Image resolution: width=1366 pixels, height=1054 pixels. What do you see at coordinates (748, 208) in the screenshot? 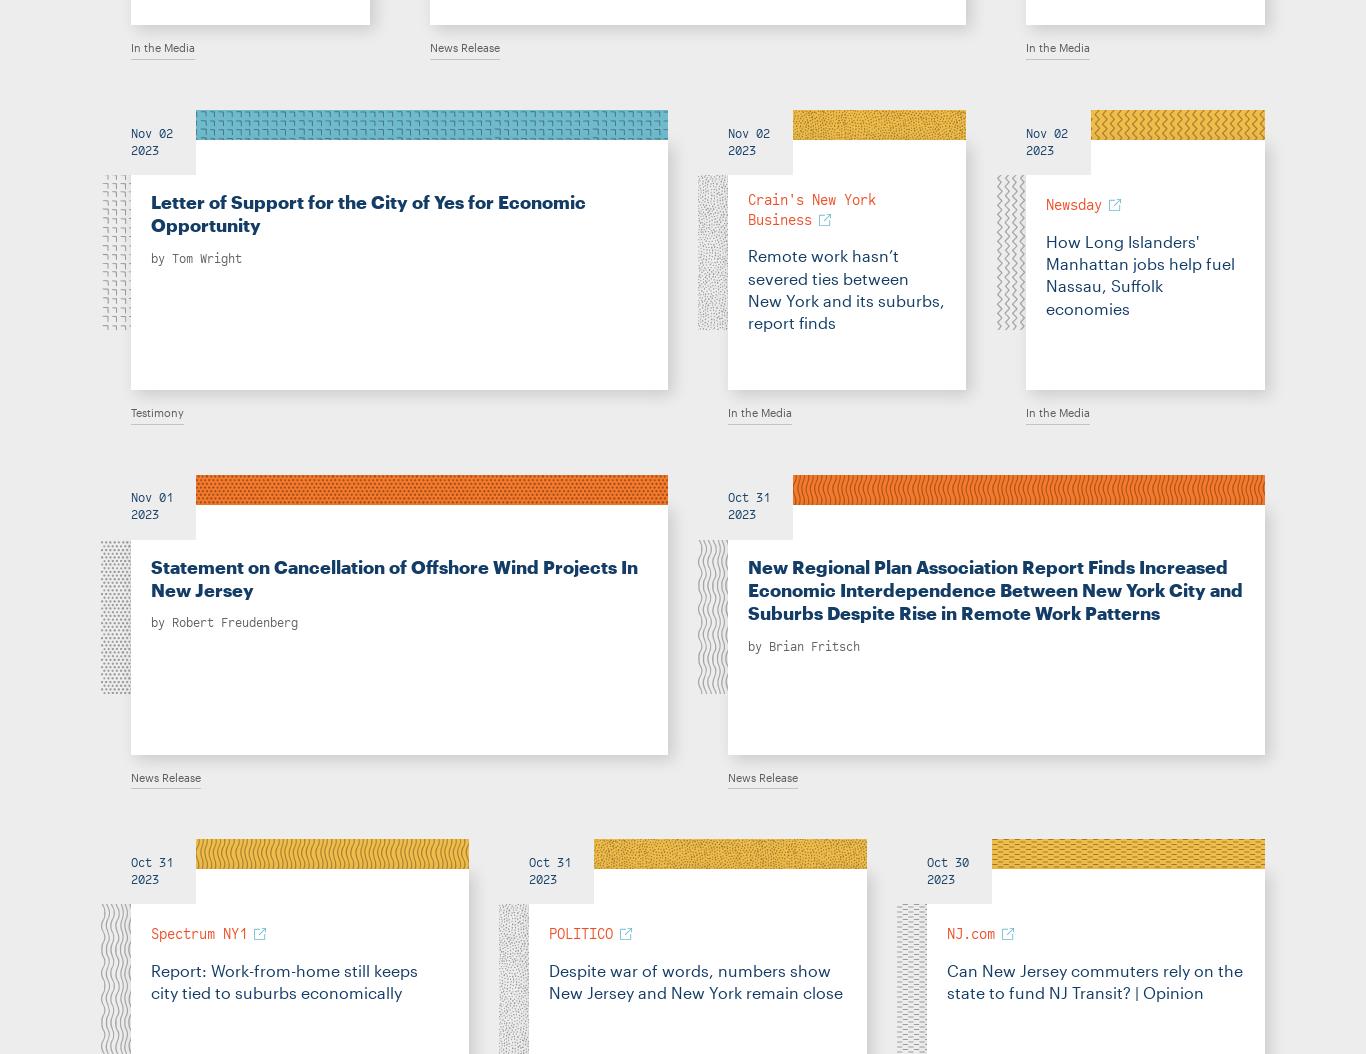
I see `'Crain's New York Business'` at bounding box center [748, 208].